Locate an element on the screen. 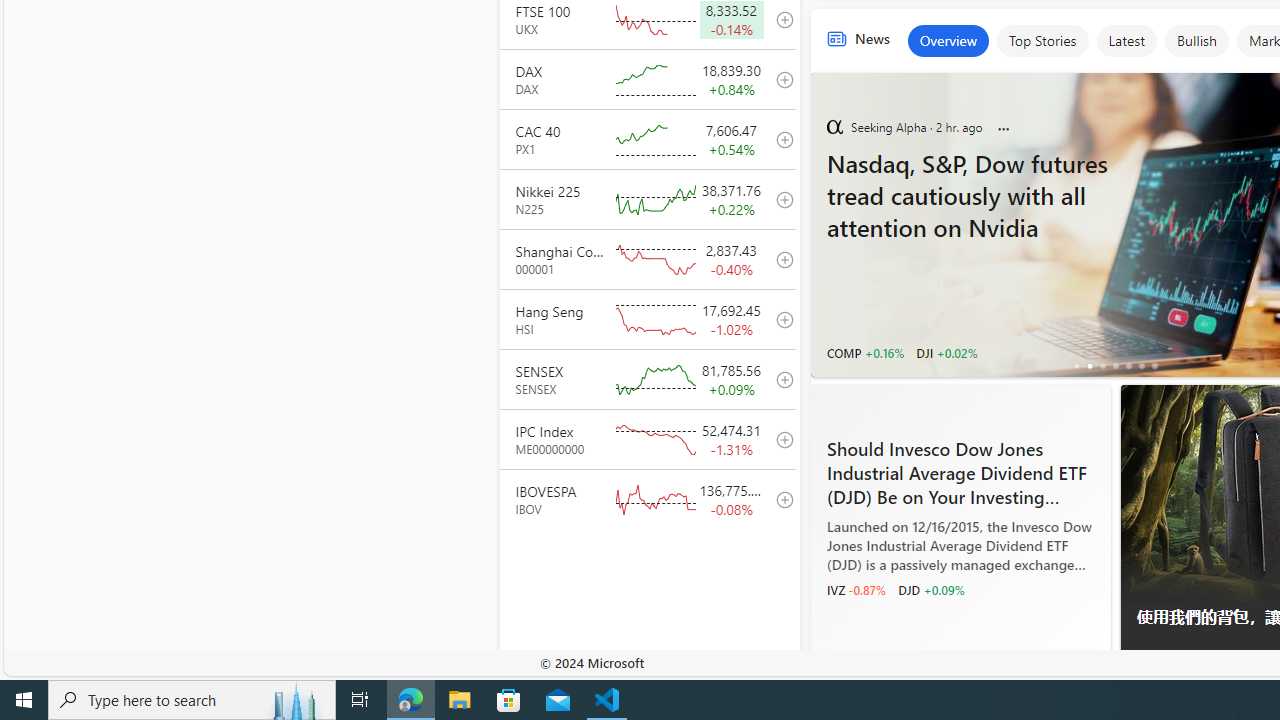 Image resolution: width=1280 pixels, height=720 pixels. 'COMP +0.16%' is located at coordinates (864, 351).